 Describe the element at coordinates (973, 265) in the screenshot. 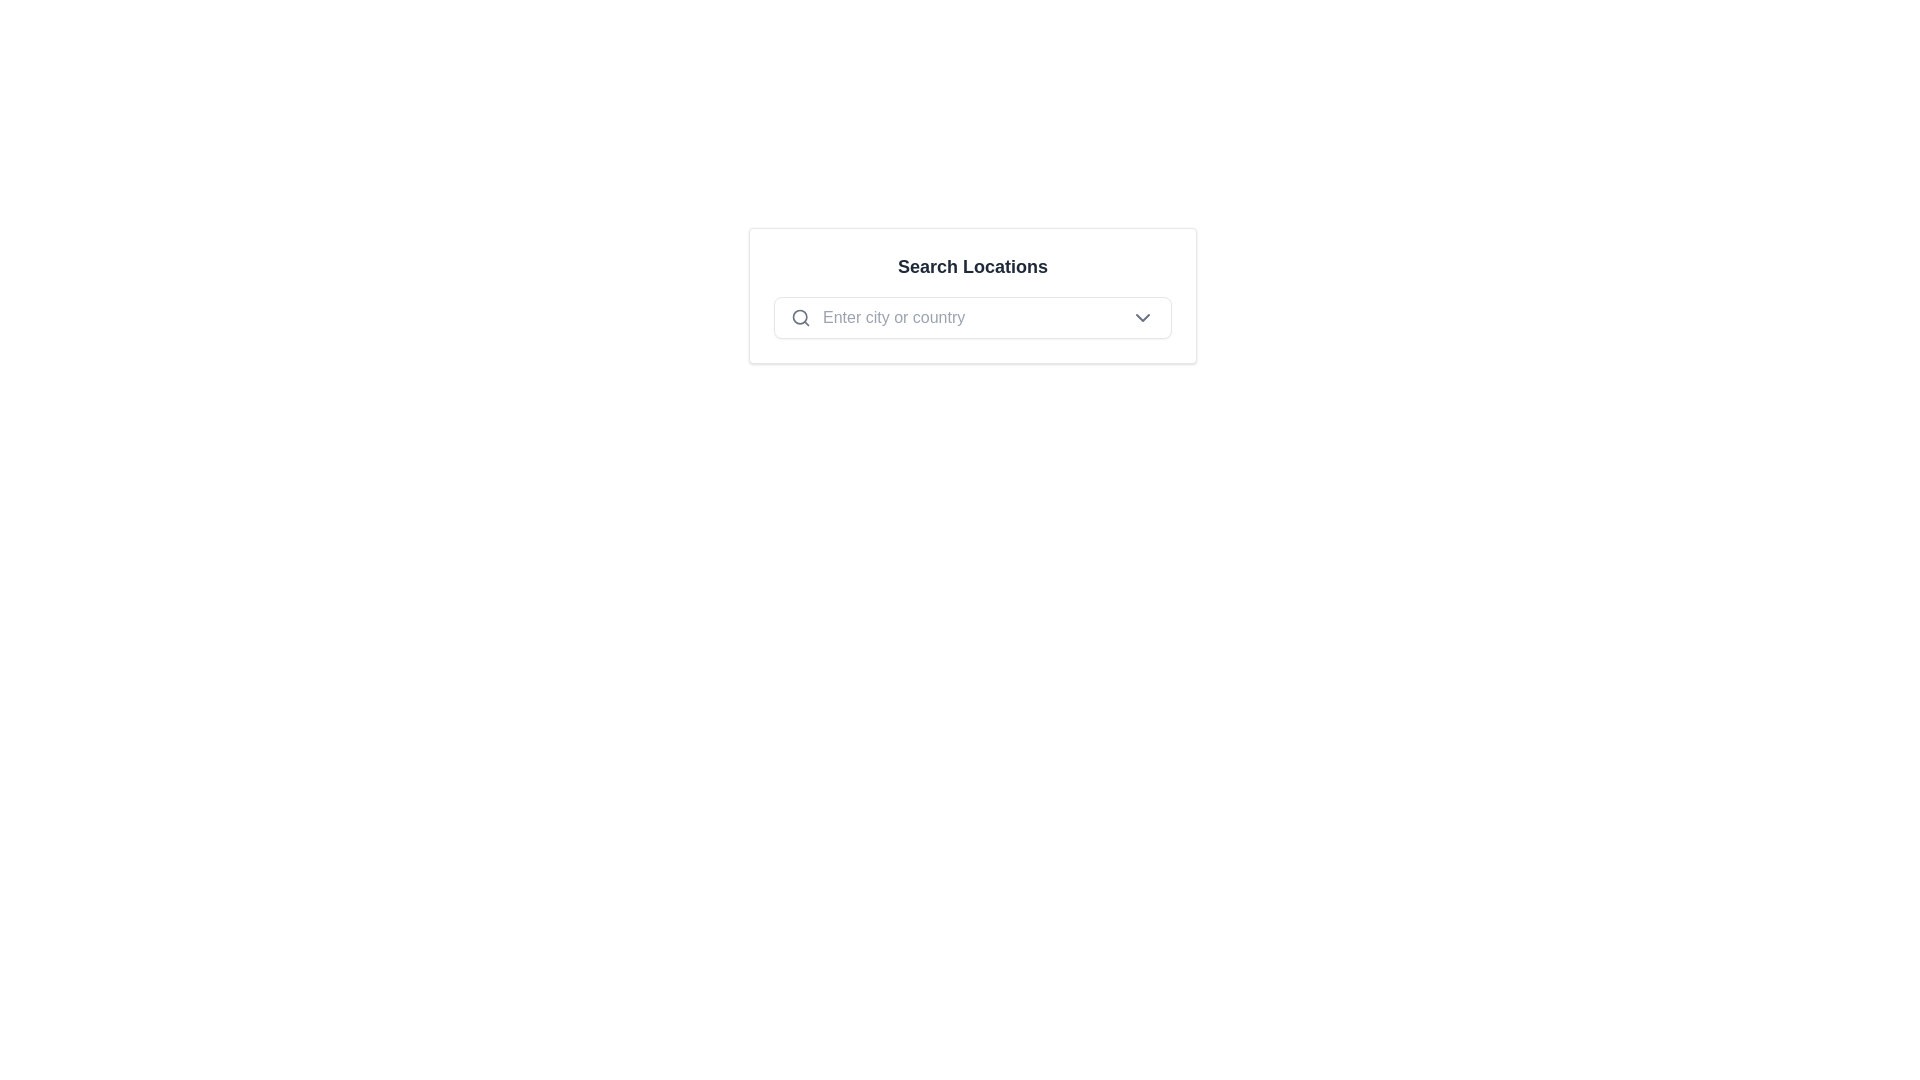

I see `the Text label that serves as a header for the interface, positioned above other interactive elements and centered horizontally` at that location.